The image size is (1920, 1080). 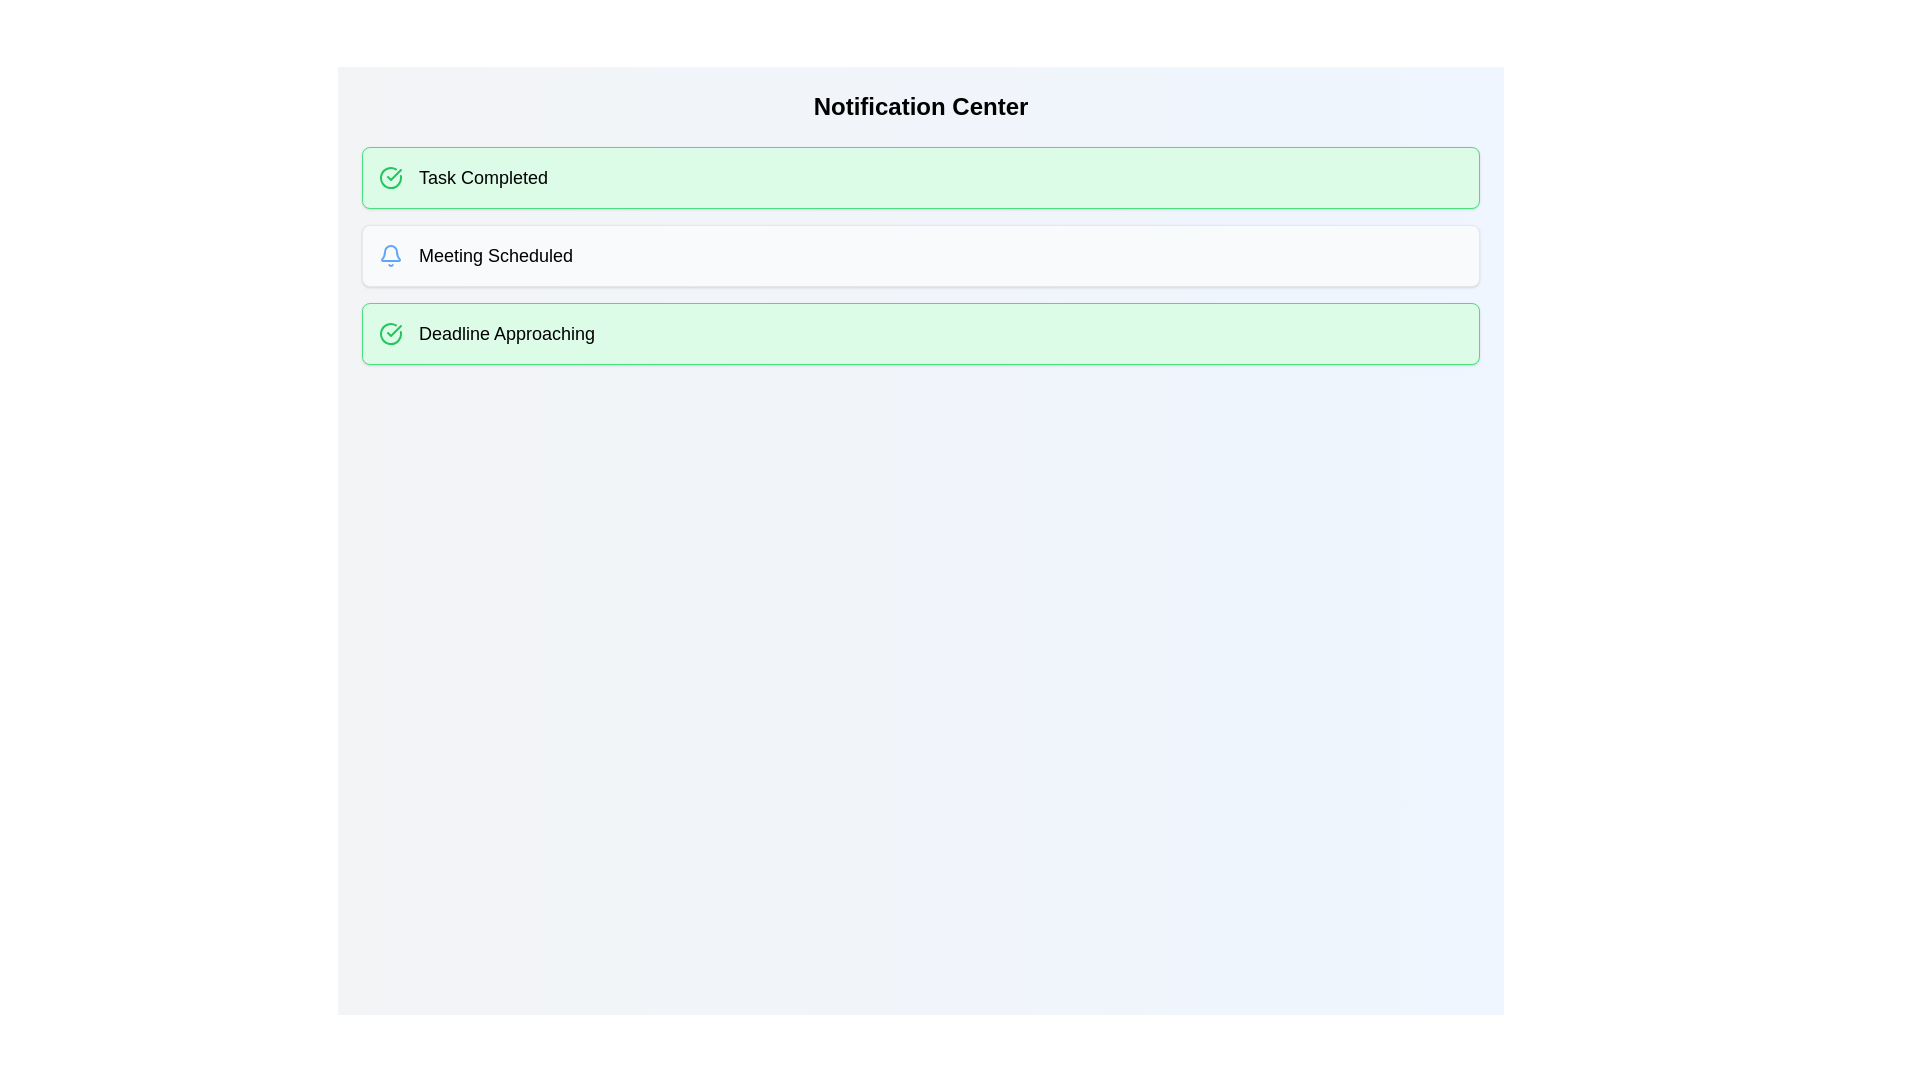 I want to click on the notification chip labeled 'Meeting Scheduled' by clicking on it, so click(x=920, y=254).